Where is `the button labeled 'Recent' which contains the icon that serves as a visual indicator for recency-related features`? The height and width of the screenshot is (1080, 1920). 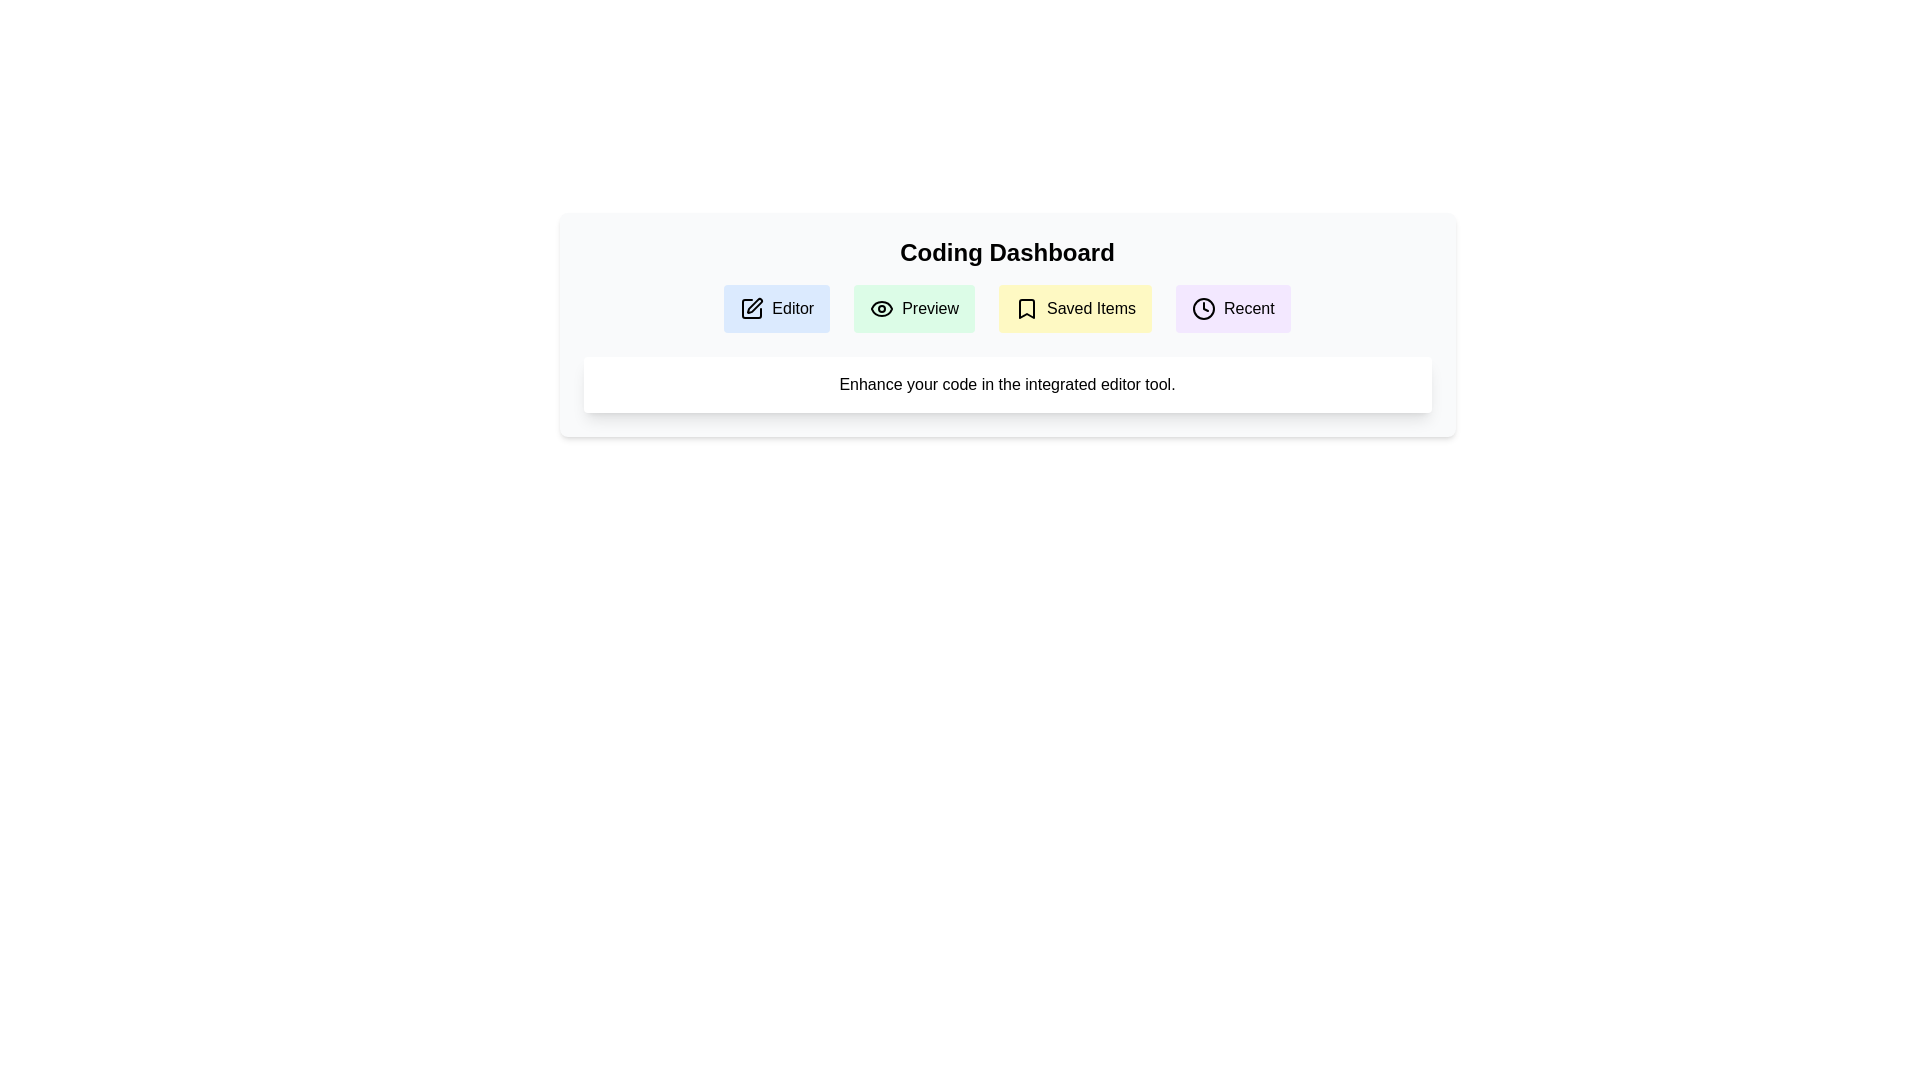 the button labeled 'Recent' which contains the icon that serves as a visual indicator for recency-related features is located at coordinates (1203, 308).